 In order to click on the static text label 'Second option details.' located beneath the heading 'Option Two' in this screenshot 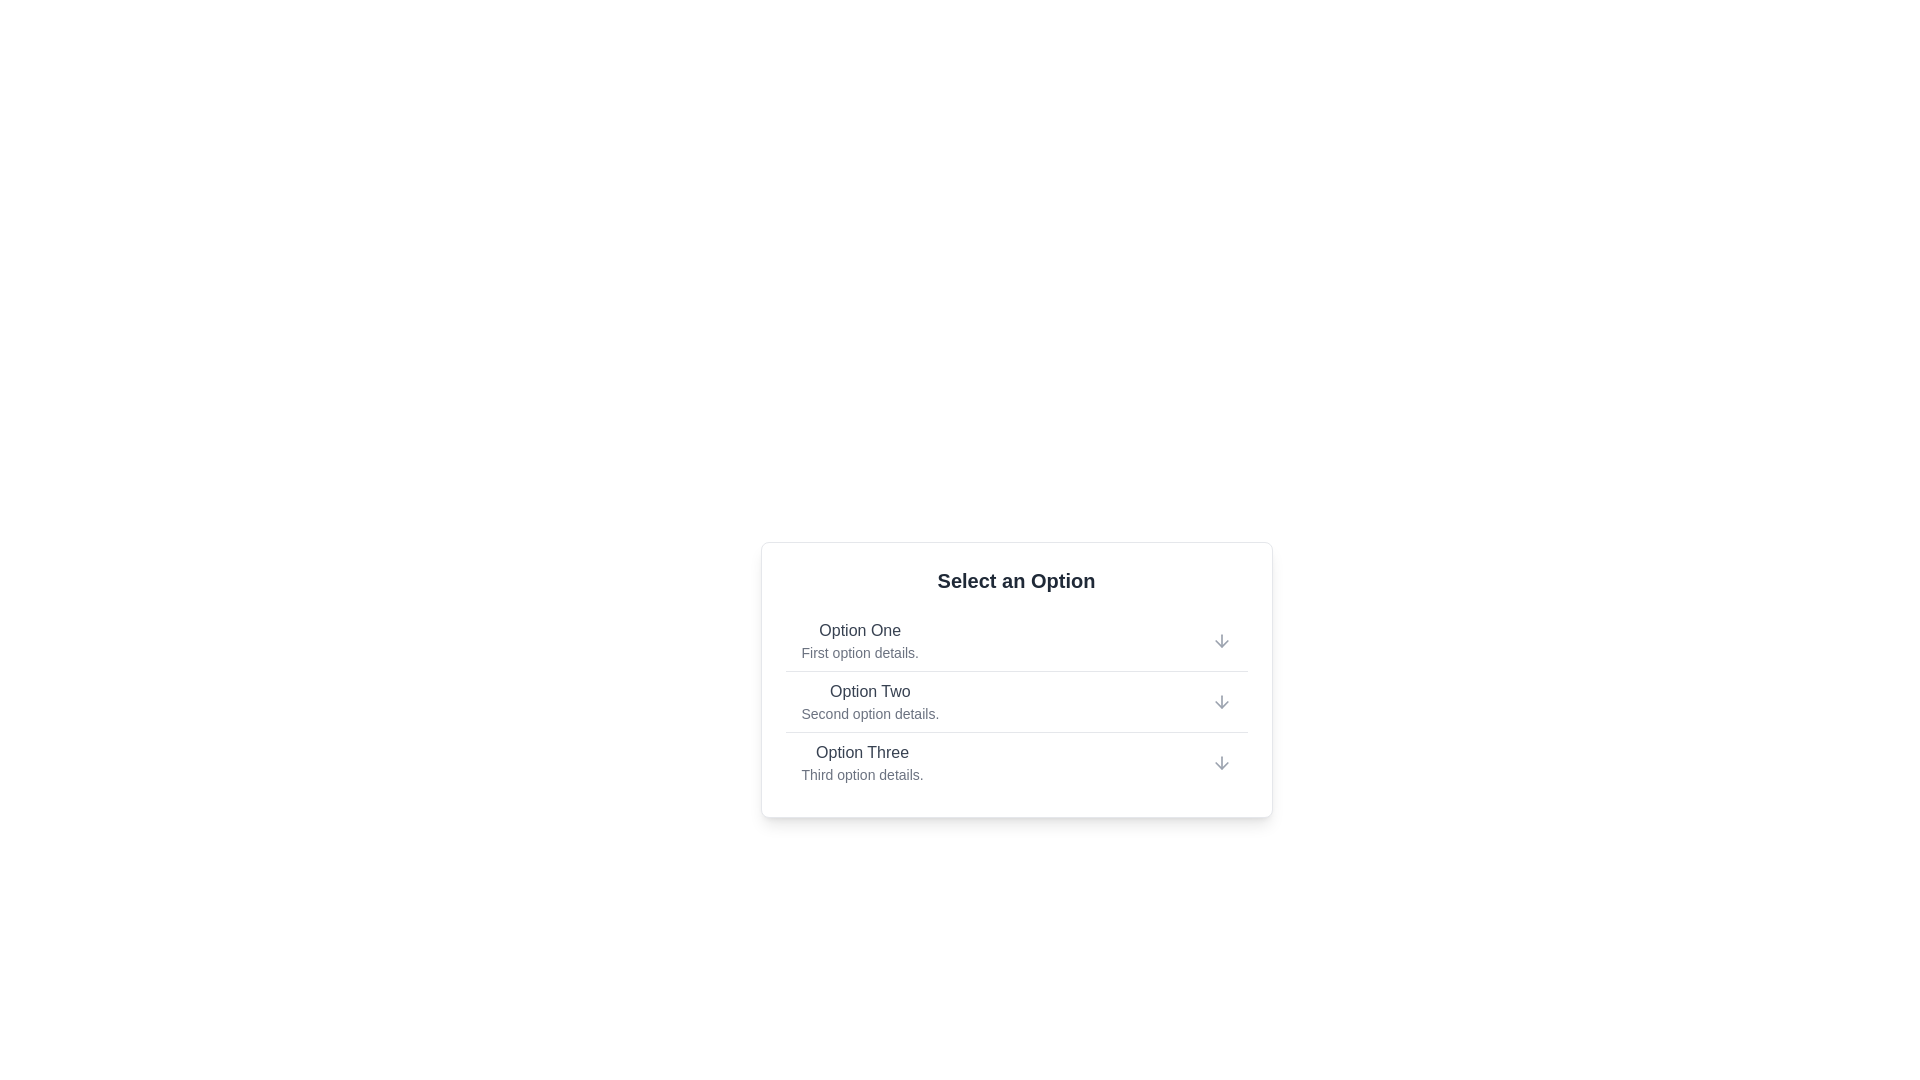, I will do `click(870, 712)`.